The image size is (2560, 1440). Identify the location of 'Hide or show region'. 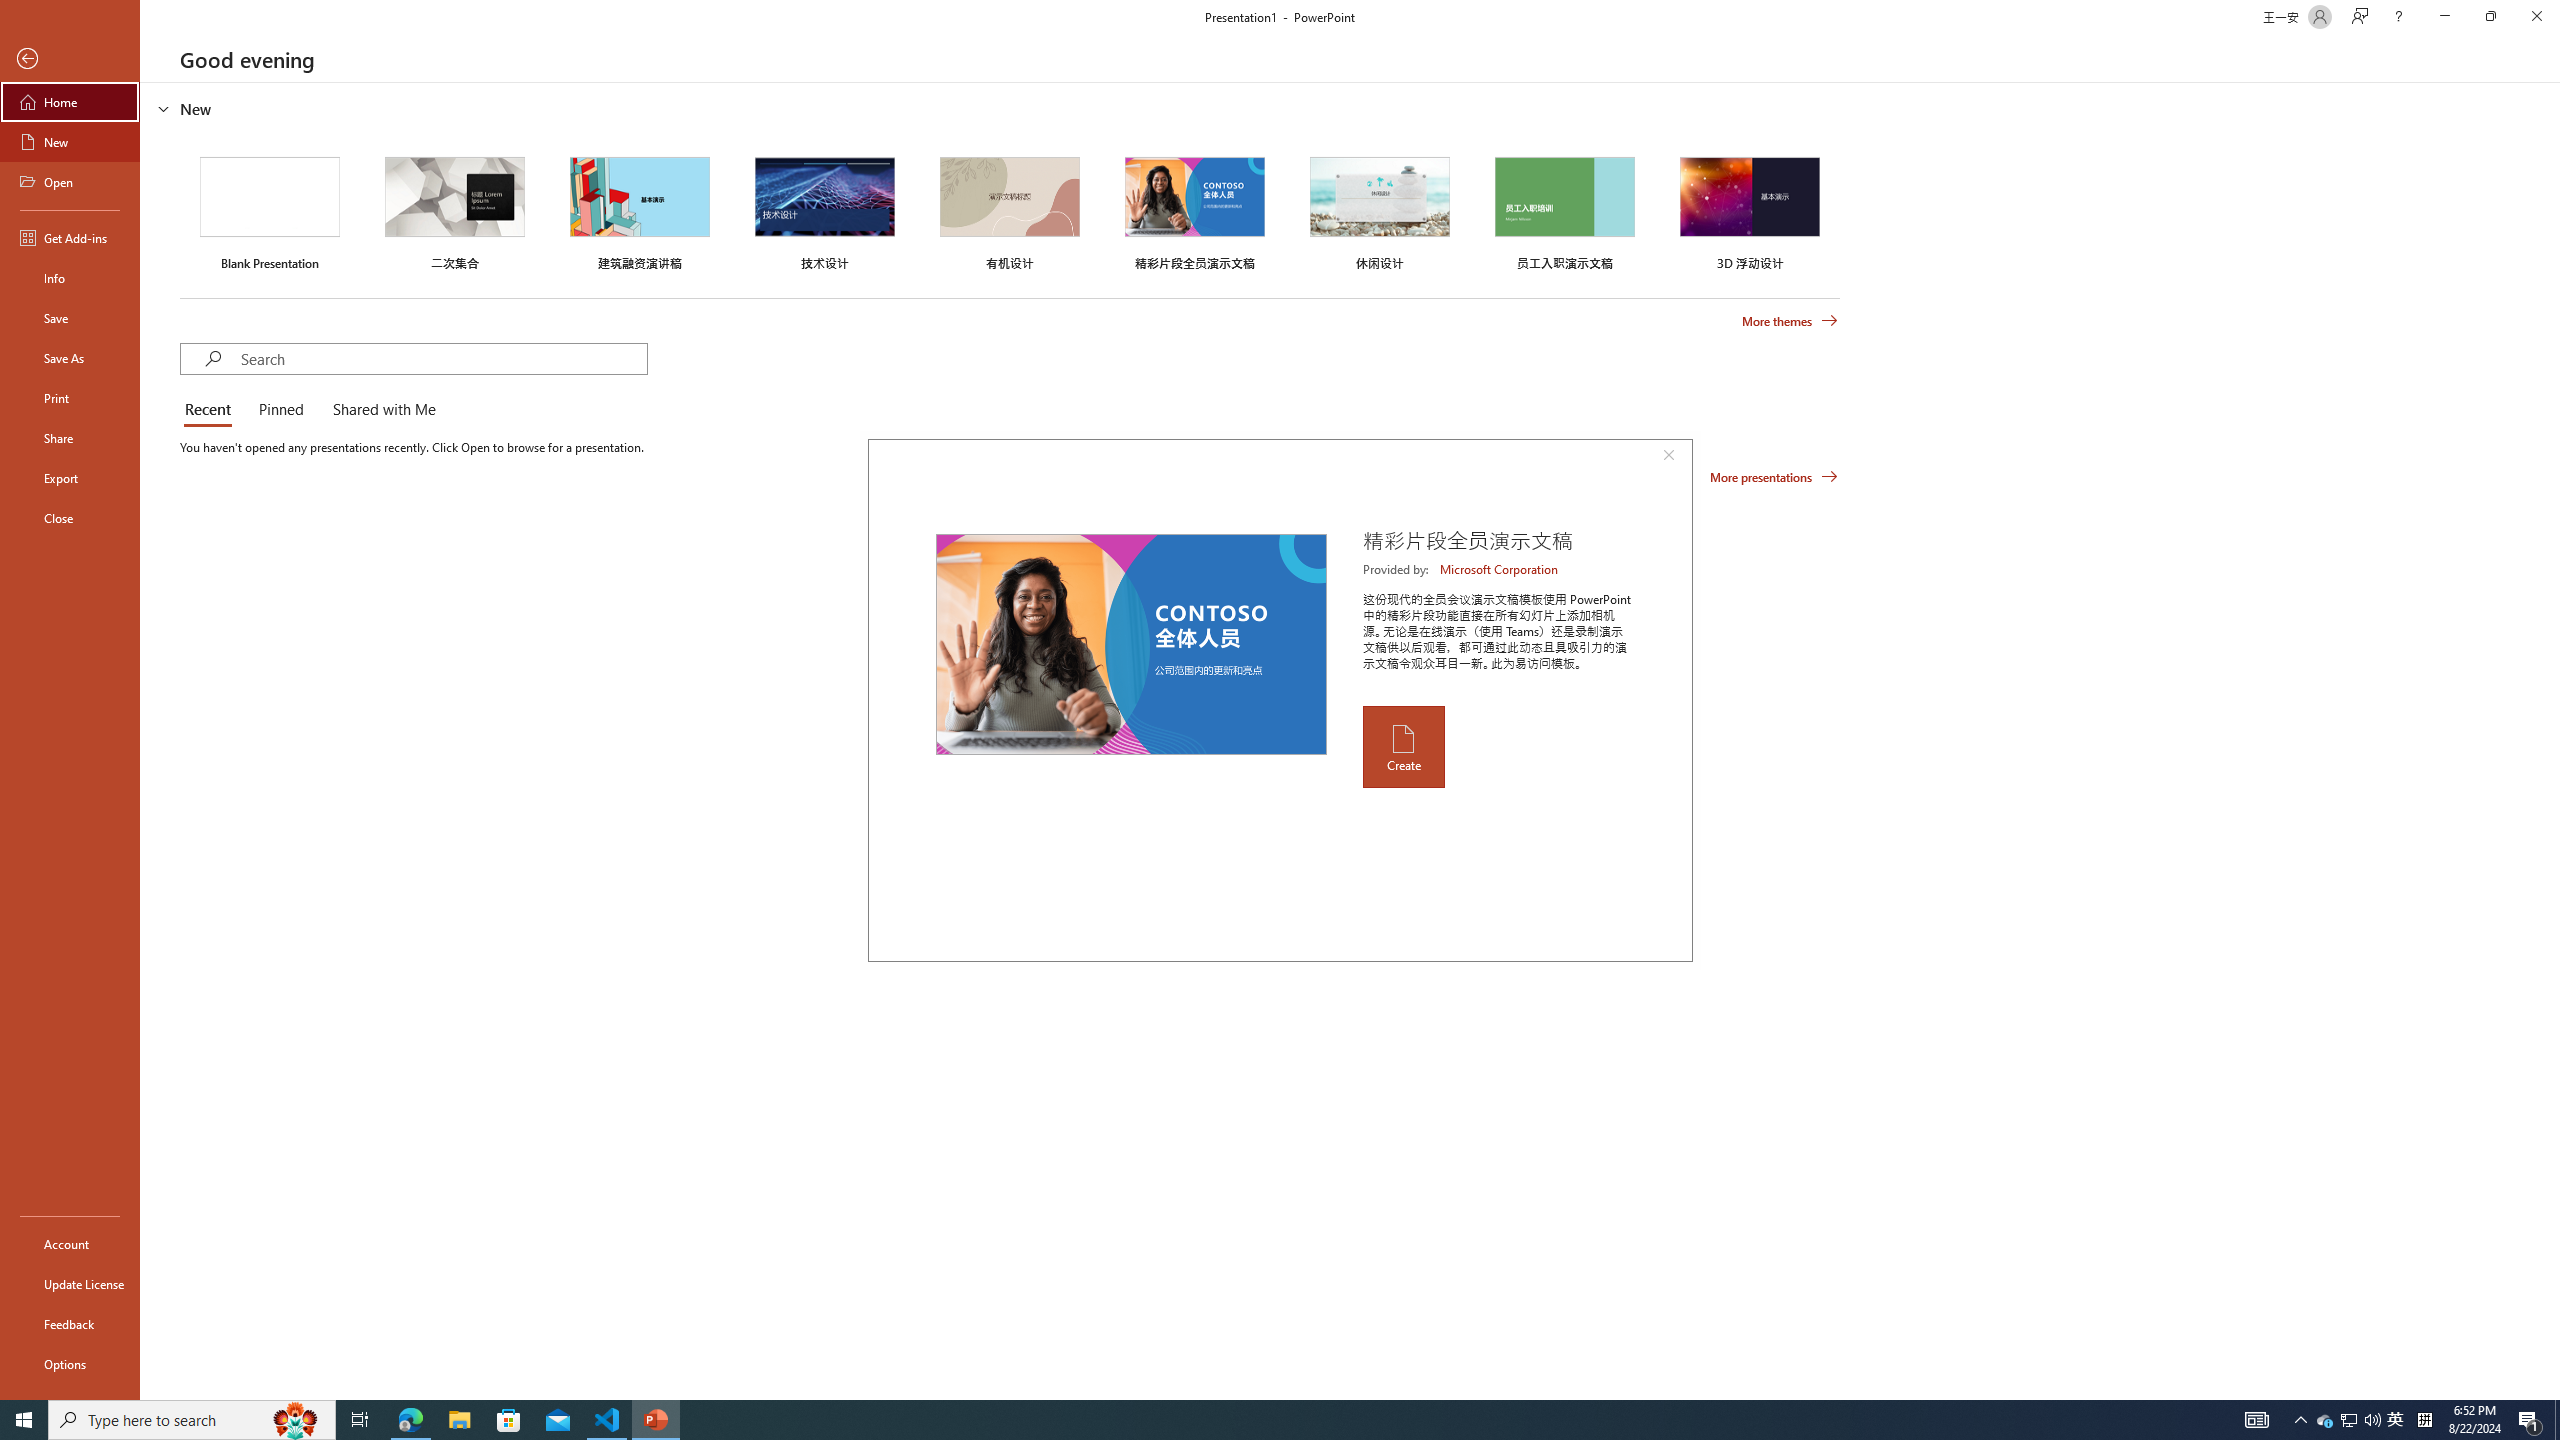
(163, 107).